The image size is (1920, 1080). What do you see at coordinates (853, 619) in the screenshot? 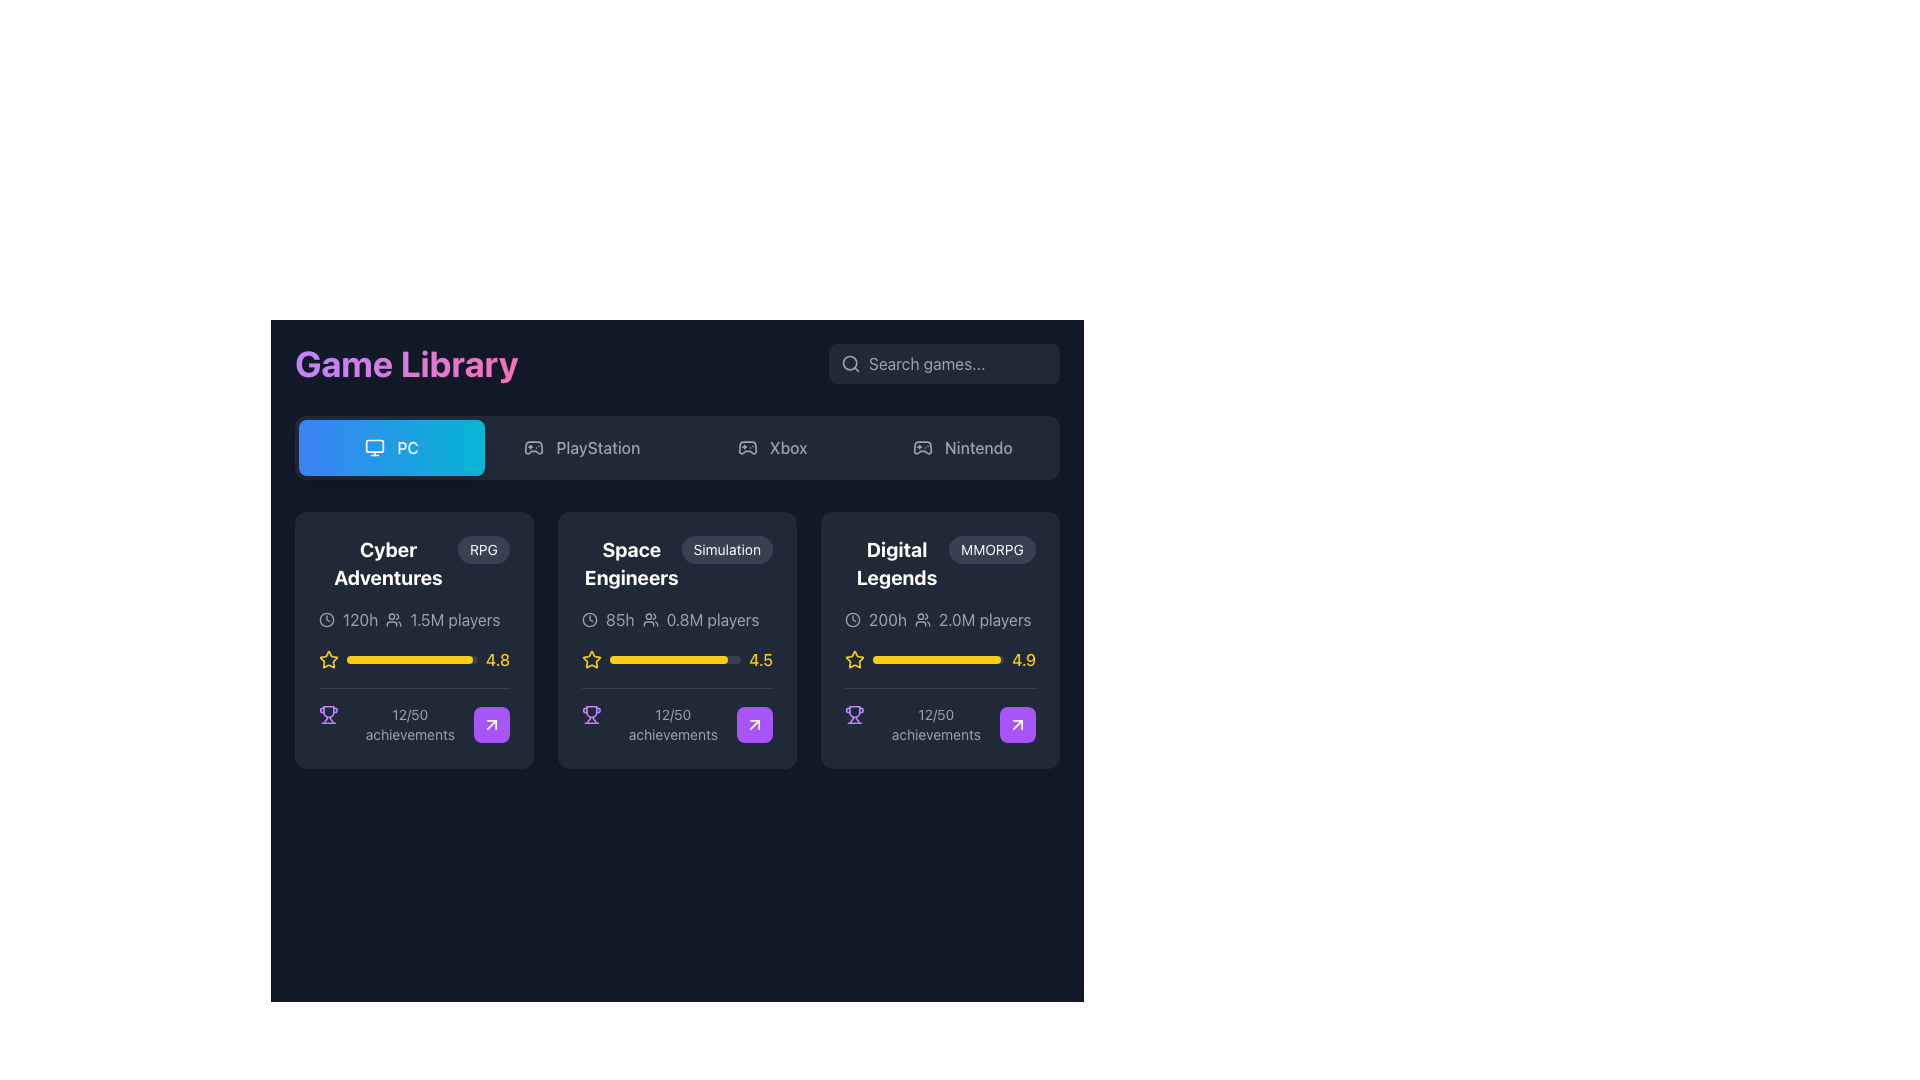
I see `the circular structure within the clock icon on the 'Digital Legends' game card, which indicates total playtime` at bounding box center [853, 619].